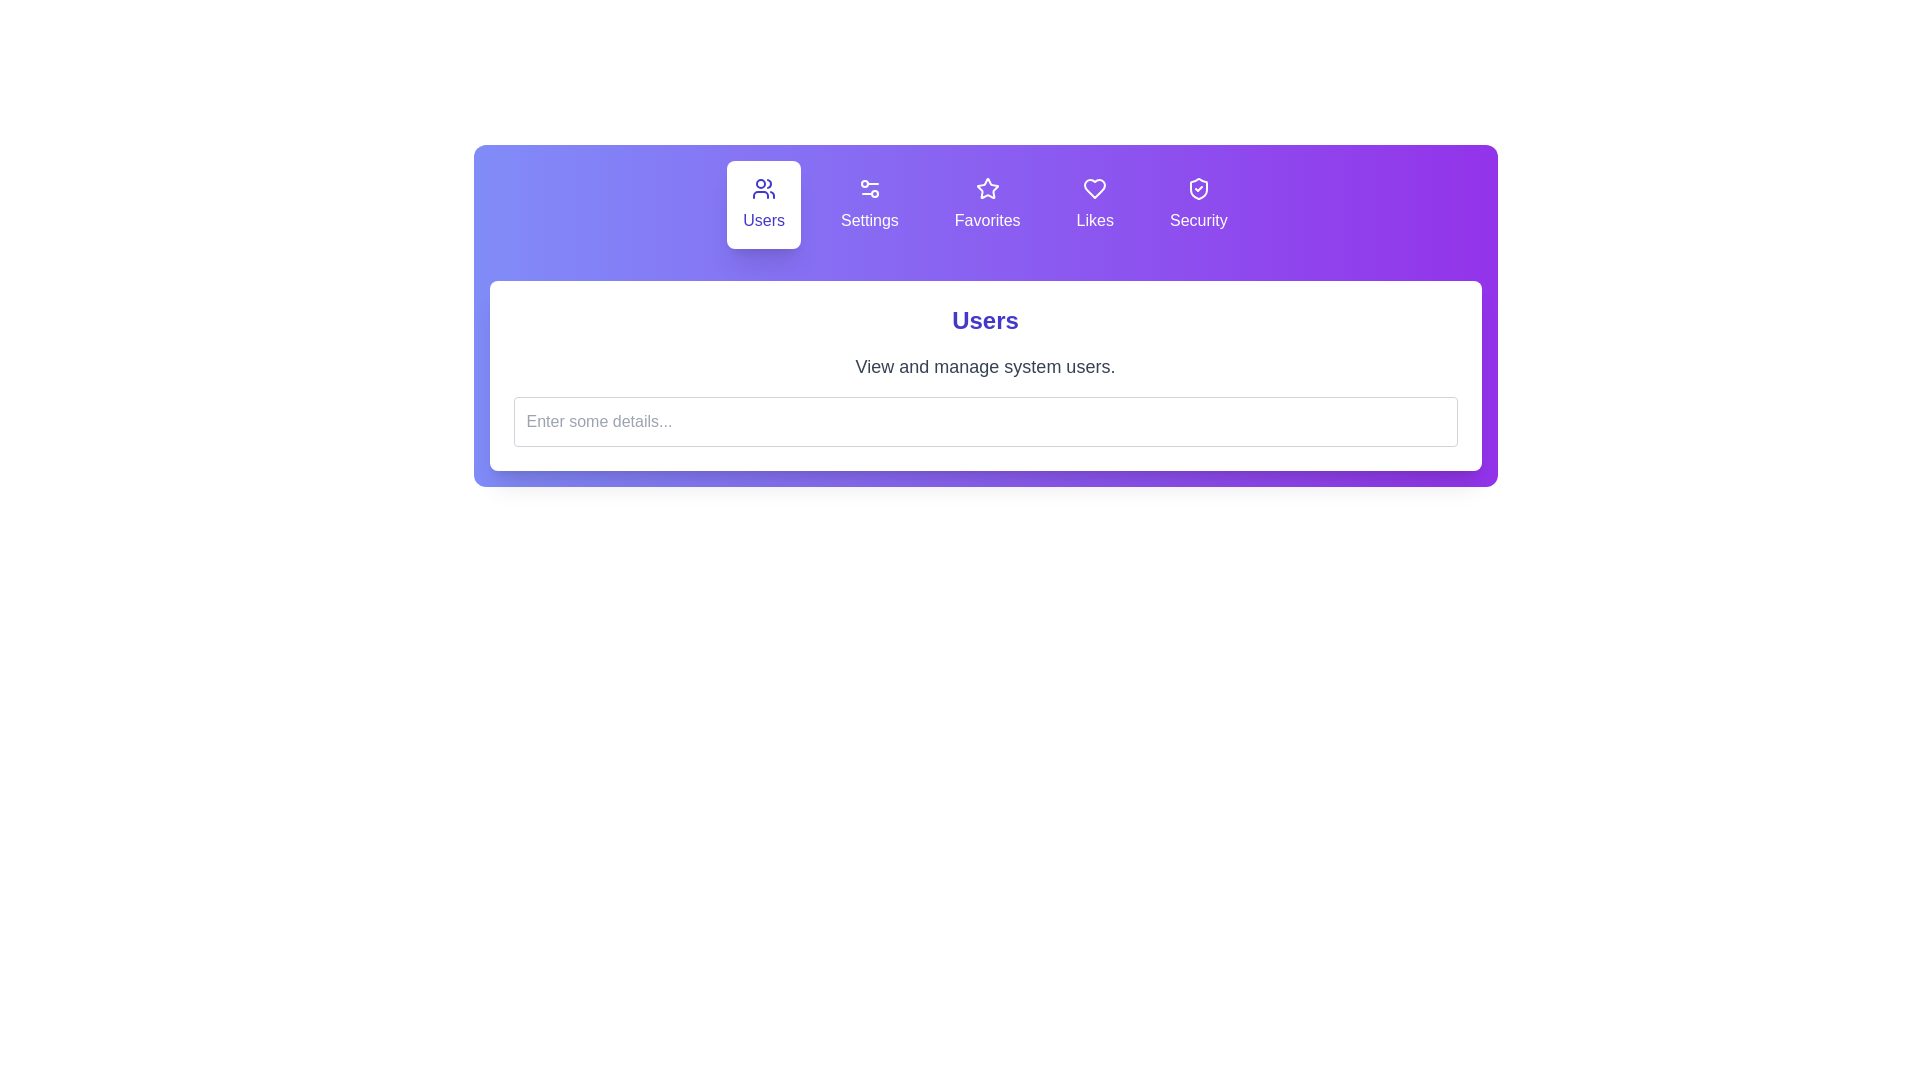  What do you see at coordinates (1093, 204) in the screenshot?
I see `the tab labeled Likes to view its description` at bounding box center [1093, 204].